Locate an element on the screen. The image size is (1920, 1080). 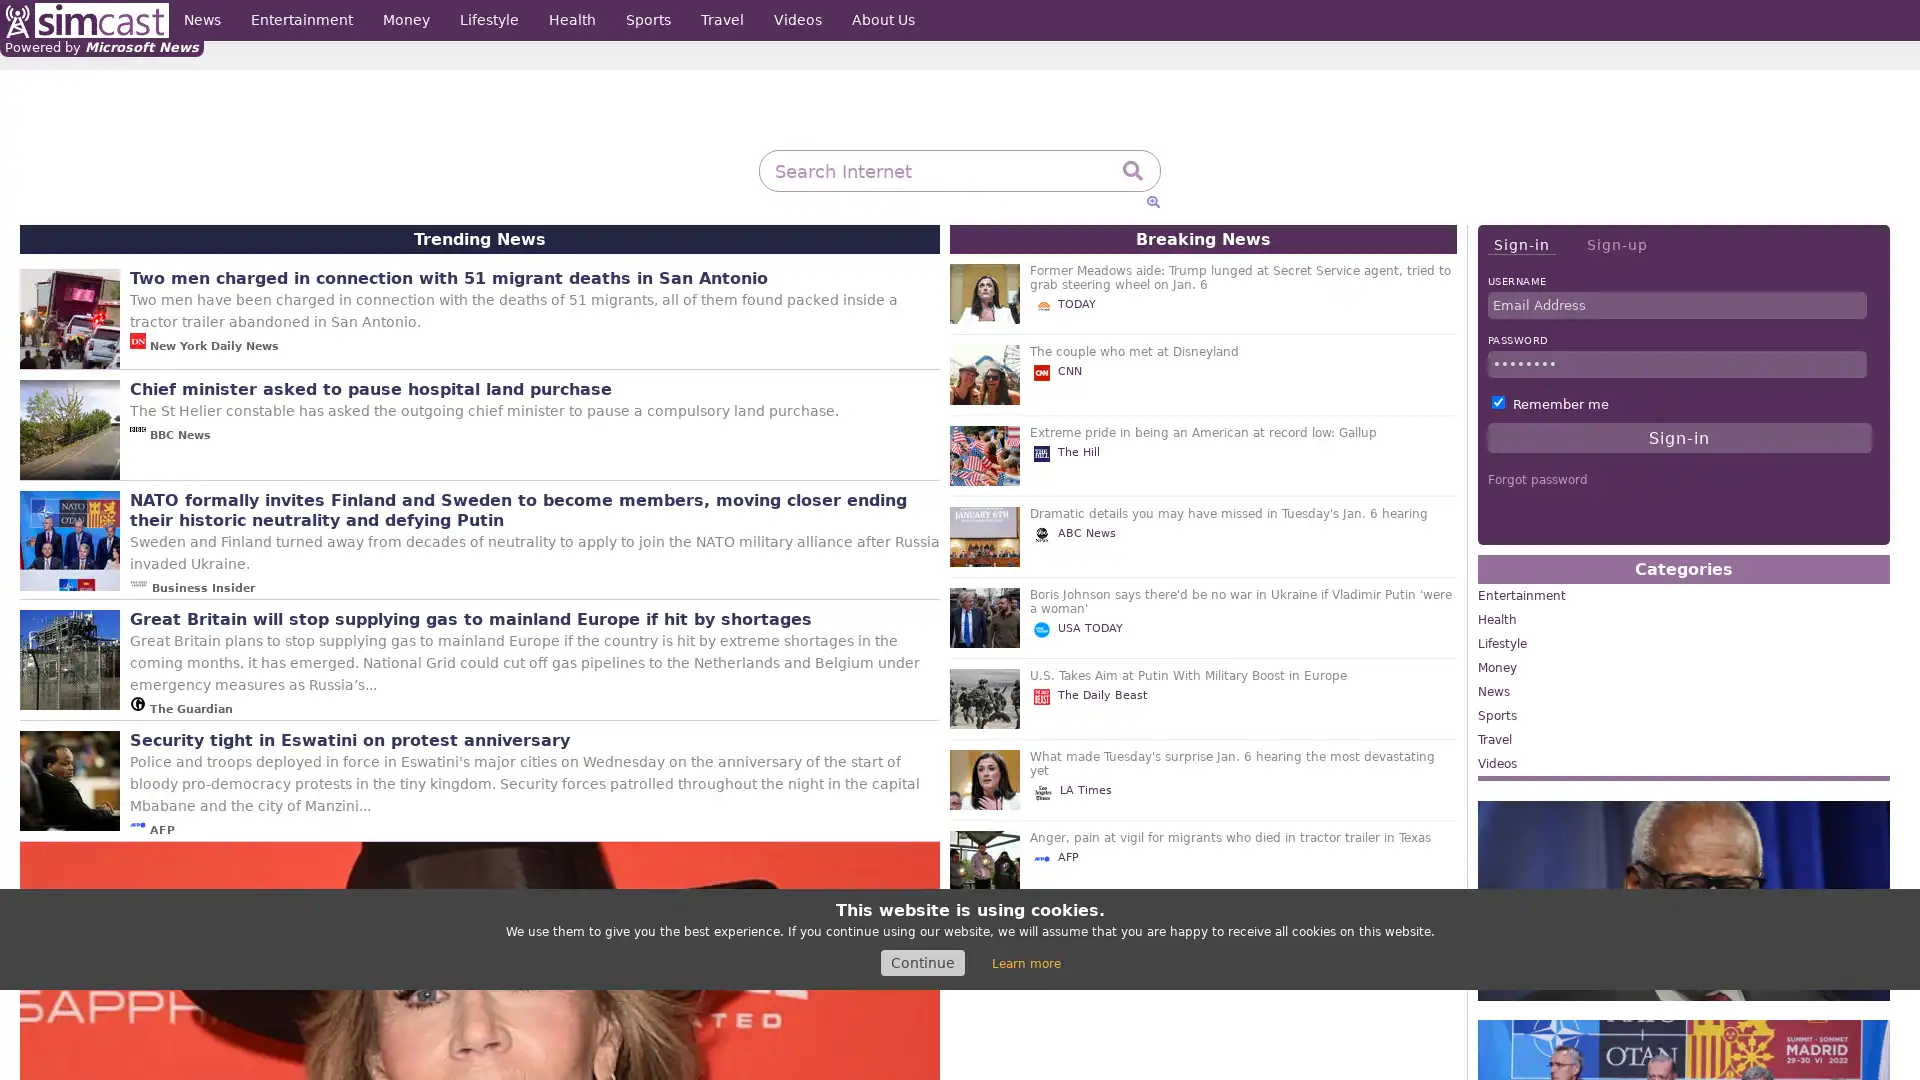
Sign-in is located at coordinates (1520, 244).